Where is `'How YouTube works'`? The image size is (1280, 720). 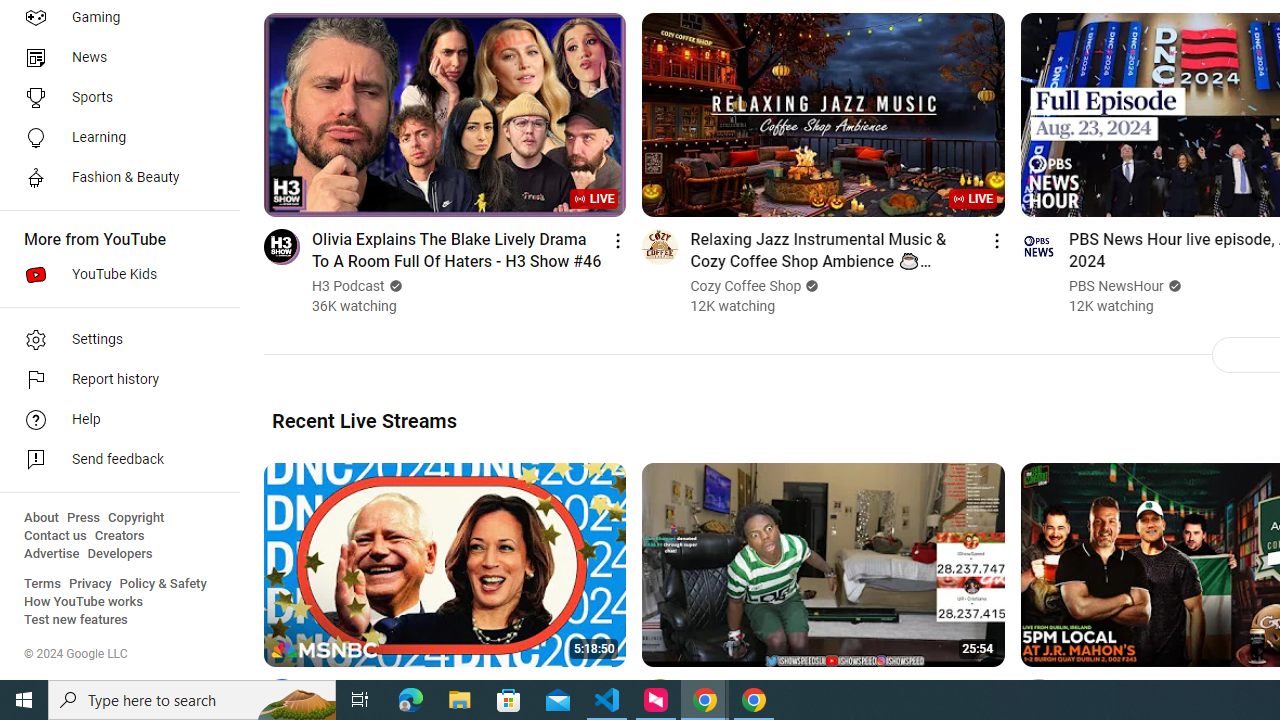 'How YouTube works' is located at coordinates (82, 601).